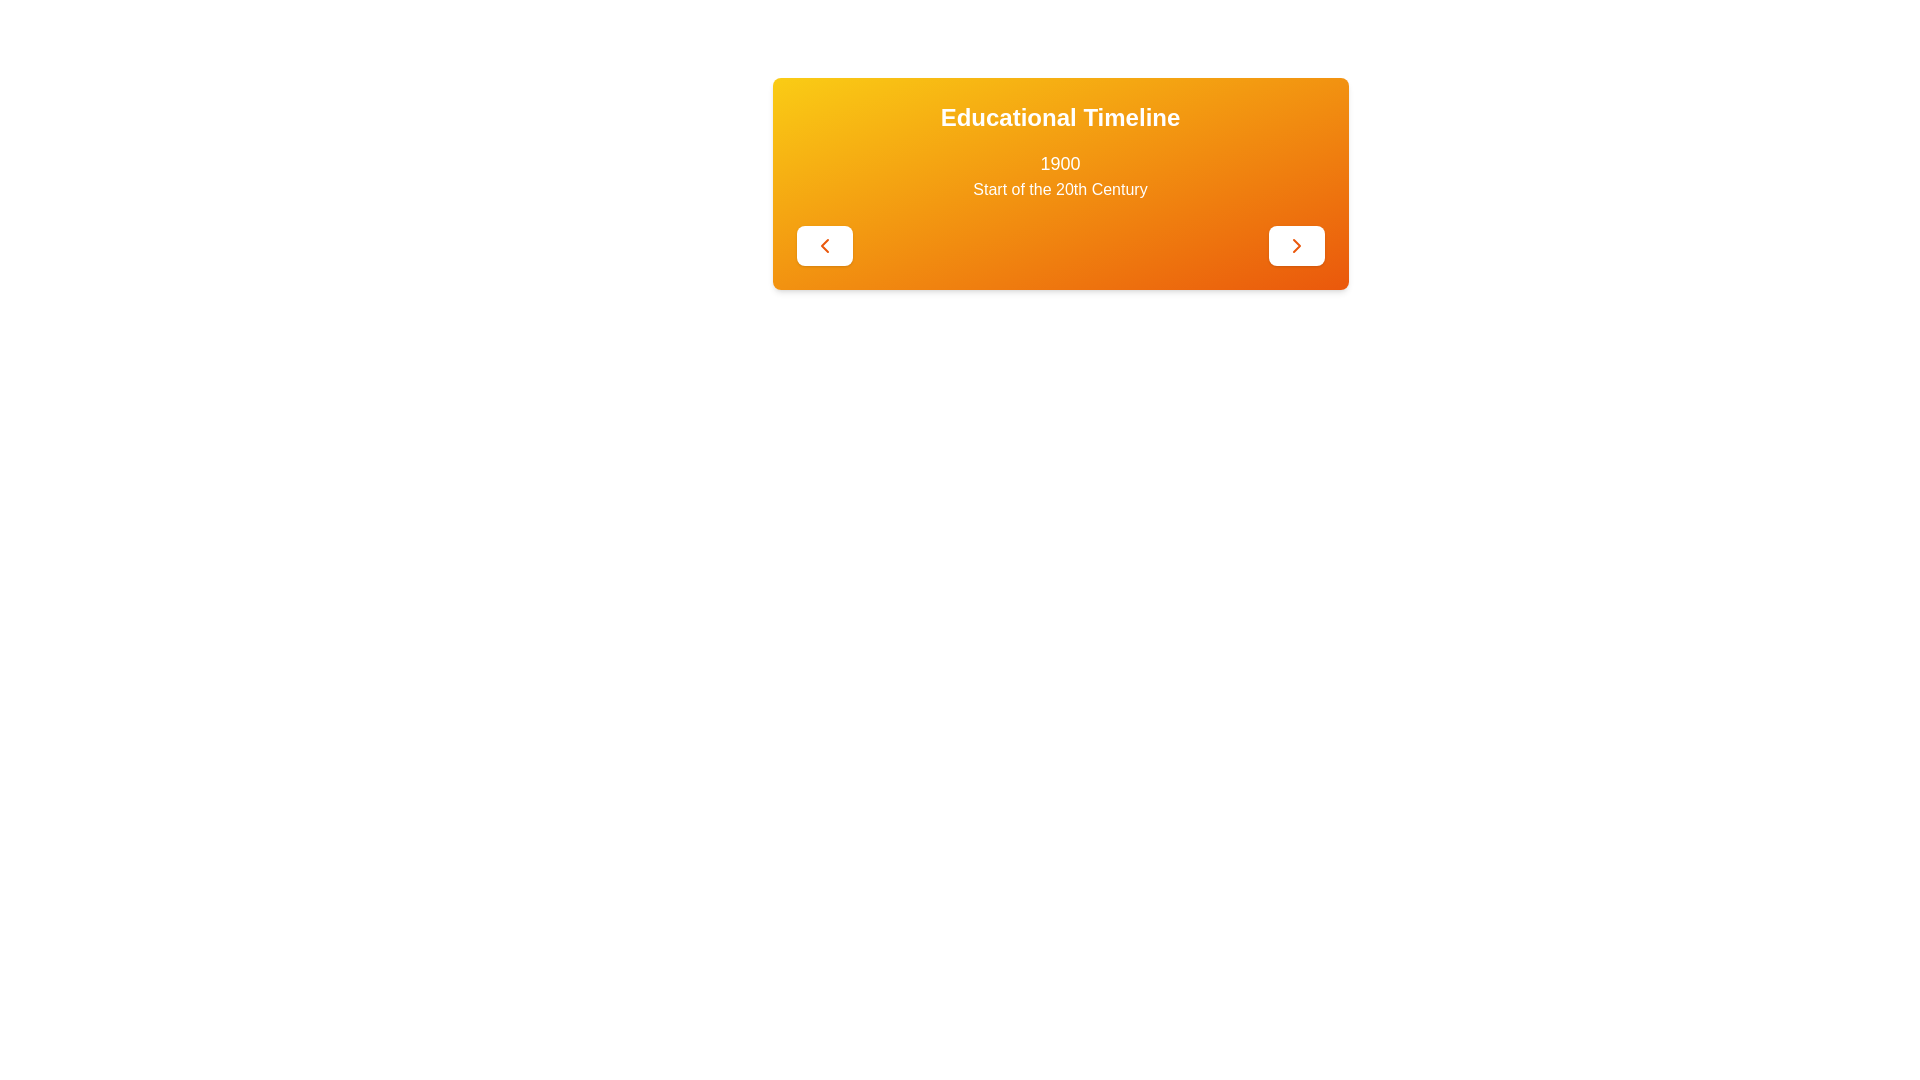 This screenshot has width=1920, height=1080. Describe the element at coordinates (1296, 245) in the screenshot. I see `the navigation button located on the far right within the orange section titled 'Educational Timeline' to outline it` at that location.